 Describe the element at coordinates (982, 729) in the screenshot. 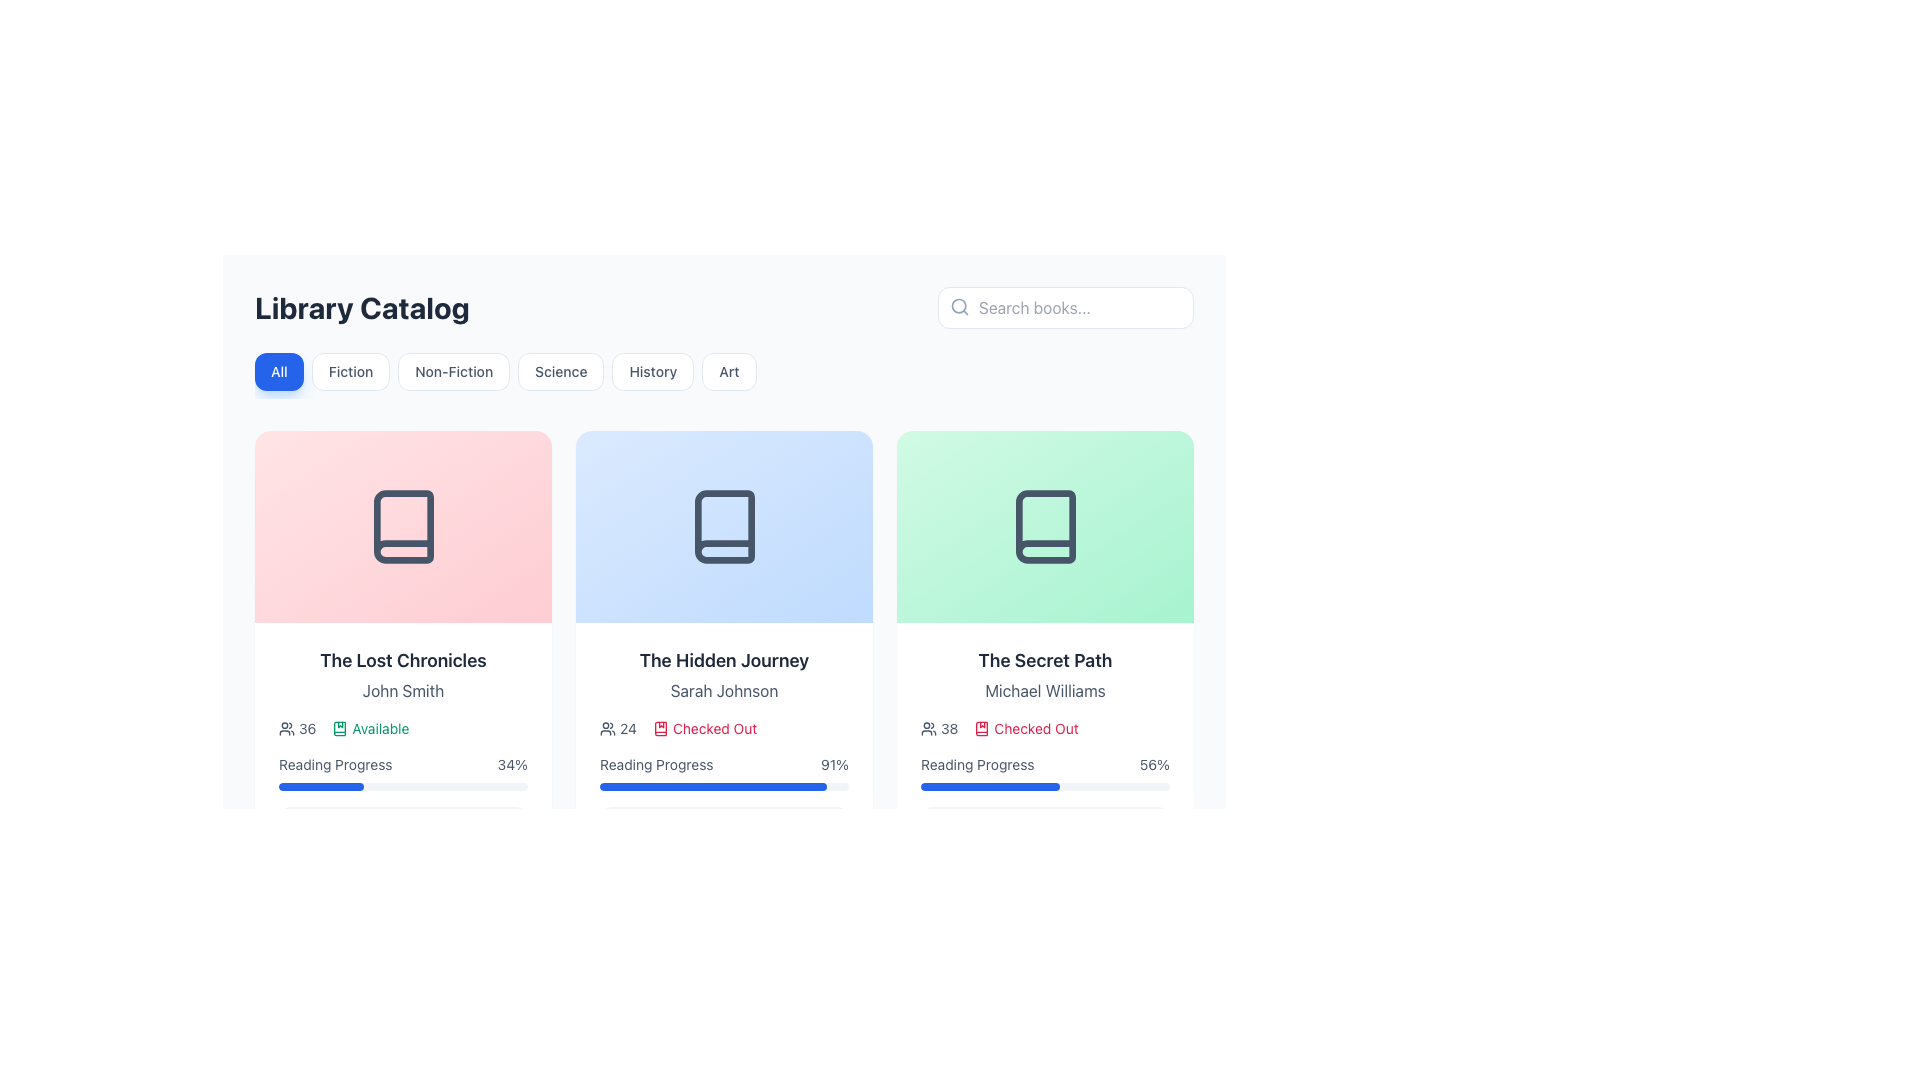

I see `the small outlined book-shaped icon with a bookmark overlay, located immediately to the left of the 'Checked Out' text in red, within the middle card of the displayed list` at that location.